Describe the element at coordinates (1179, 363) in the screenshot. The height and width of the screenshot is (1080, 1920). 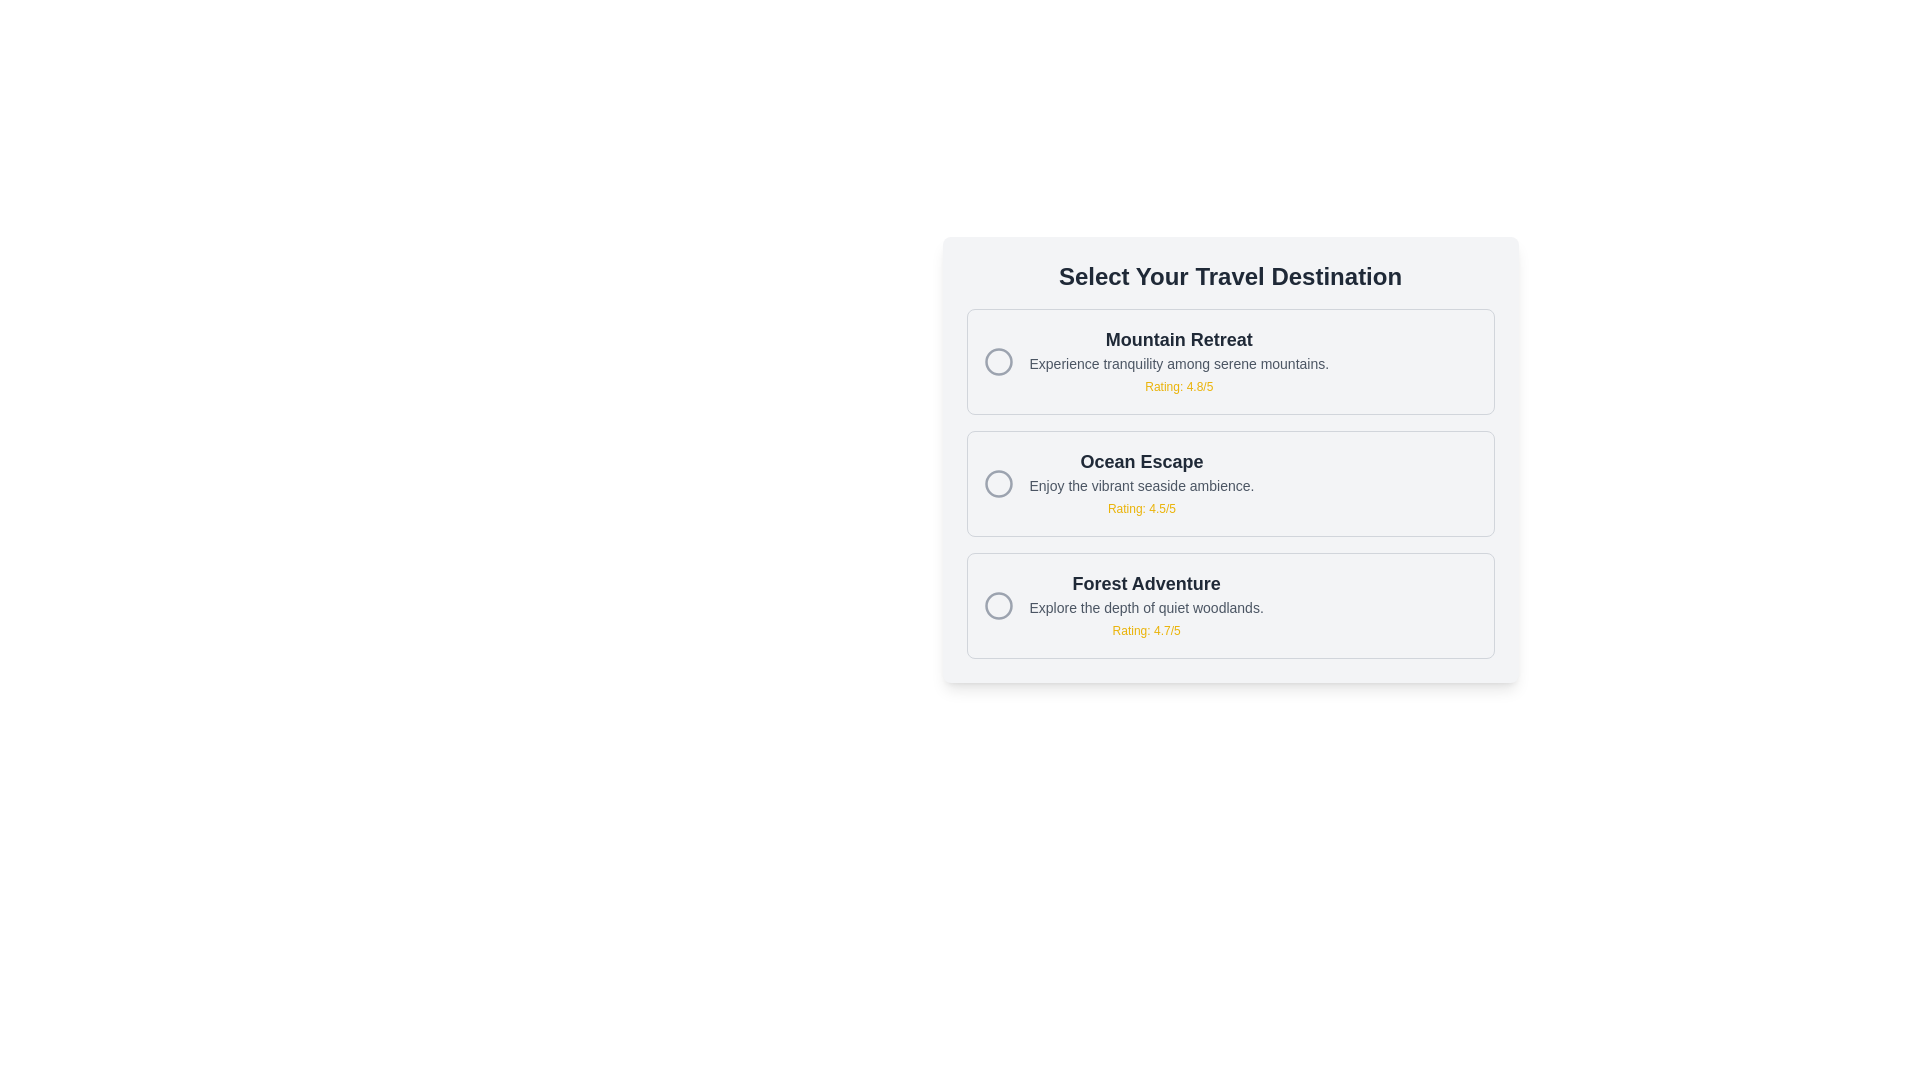
I see `the descriptive tagline for the 'Mountain Retreat' option, which is centrally aligned below the title and above the rating text` at that location.